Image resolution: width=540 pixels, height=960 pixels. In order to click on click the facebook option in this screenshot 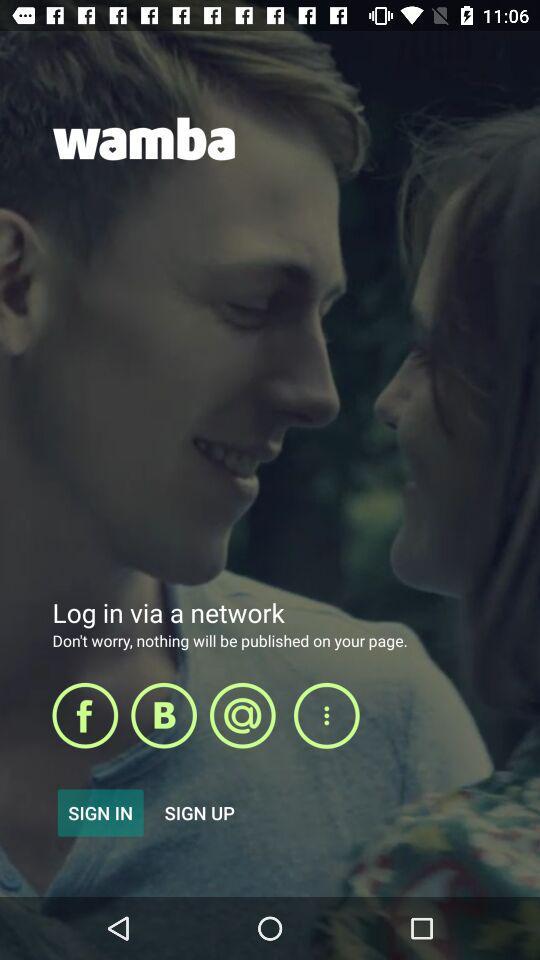, I will do `click(84, 715)`.